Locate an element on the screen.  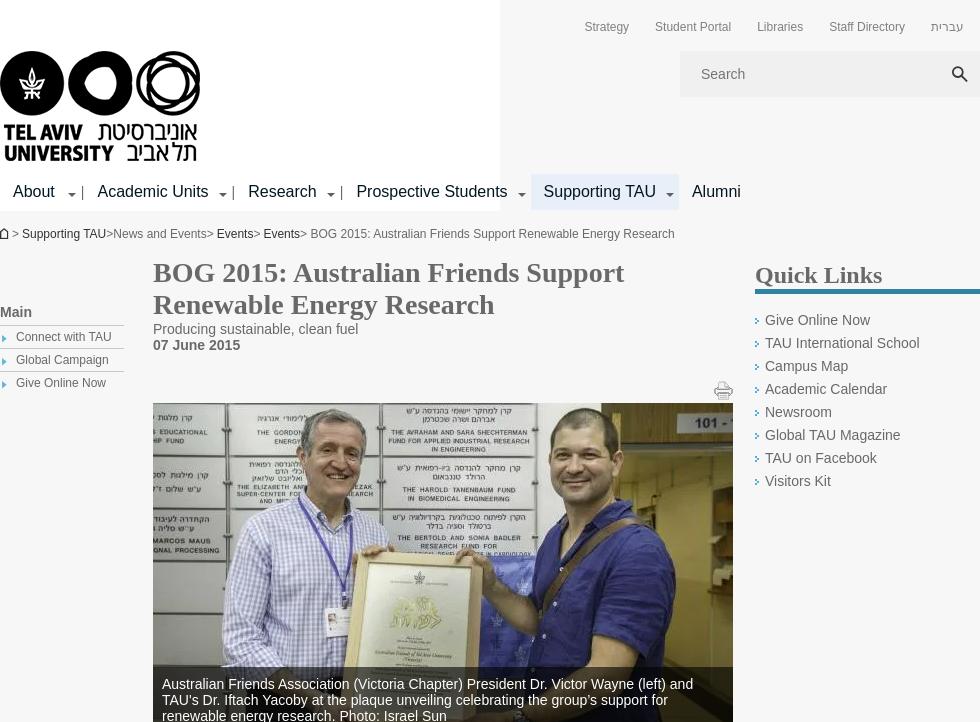
'Student Portal' is located at coordinates (692, 27).